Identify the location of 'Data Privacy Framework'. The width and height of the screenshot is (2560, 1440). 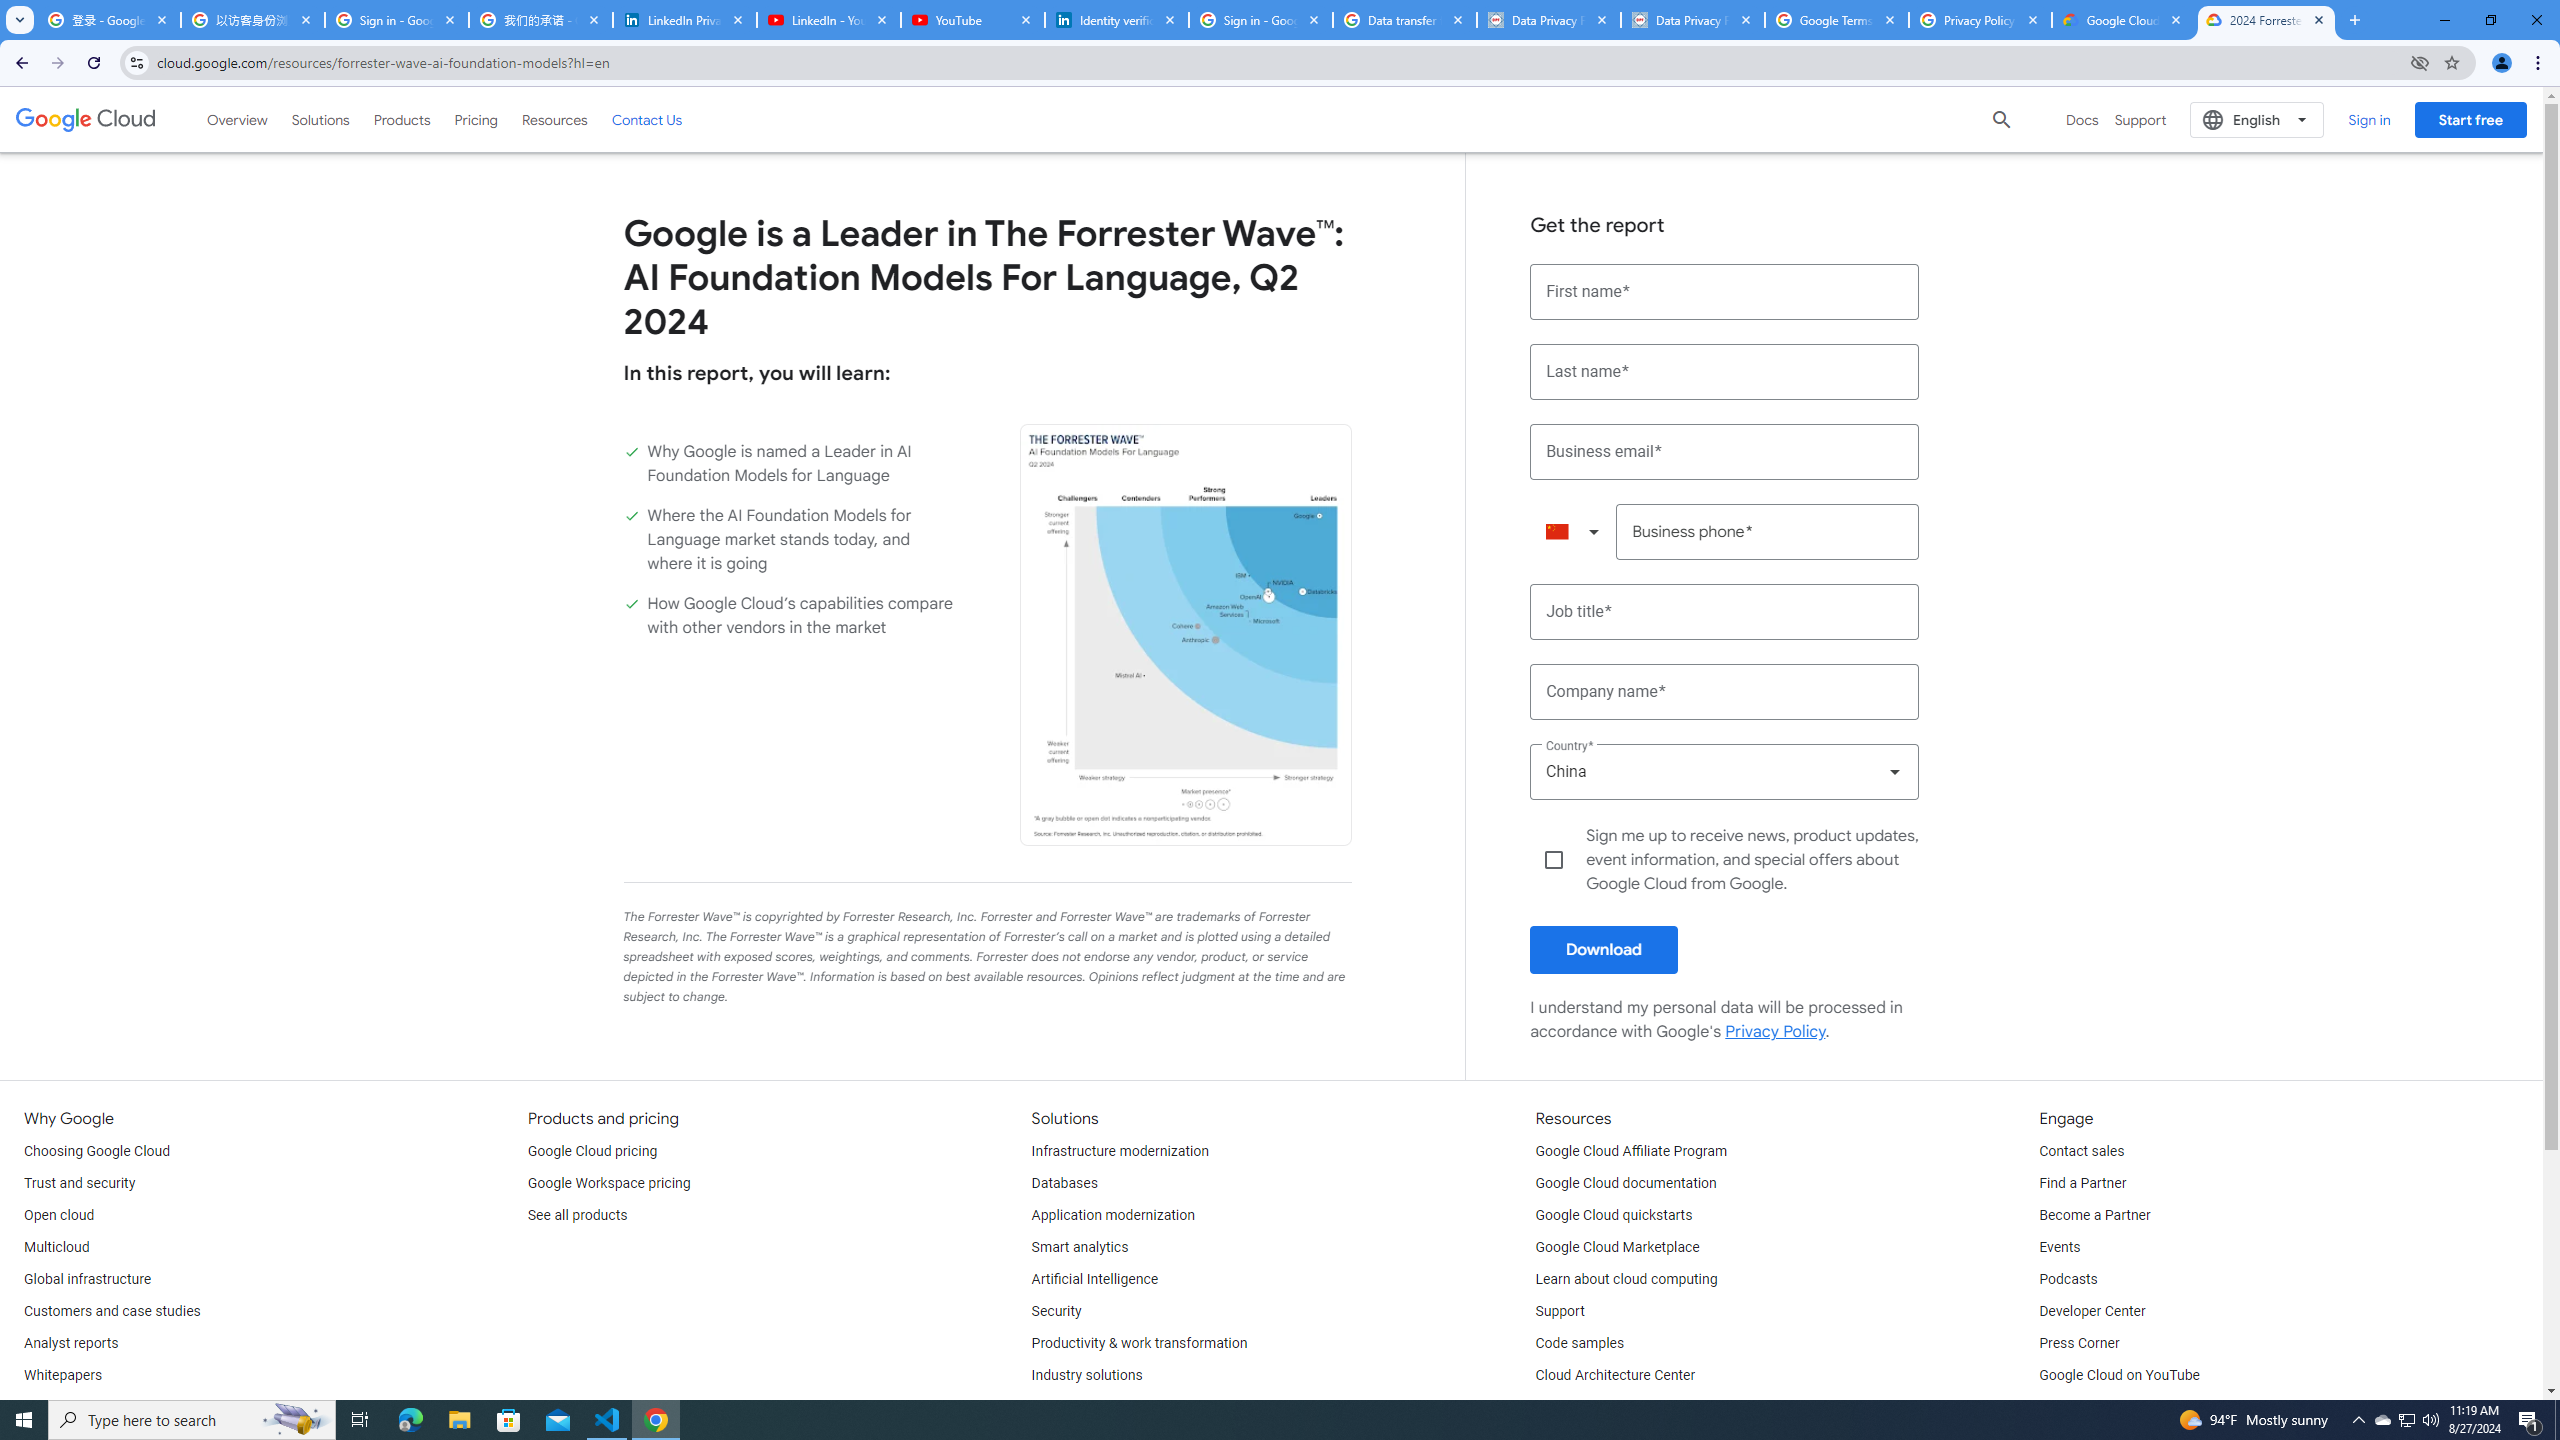
(1692, 19).